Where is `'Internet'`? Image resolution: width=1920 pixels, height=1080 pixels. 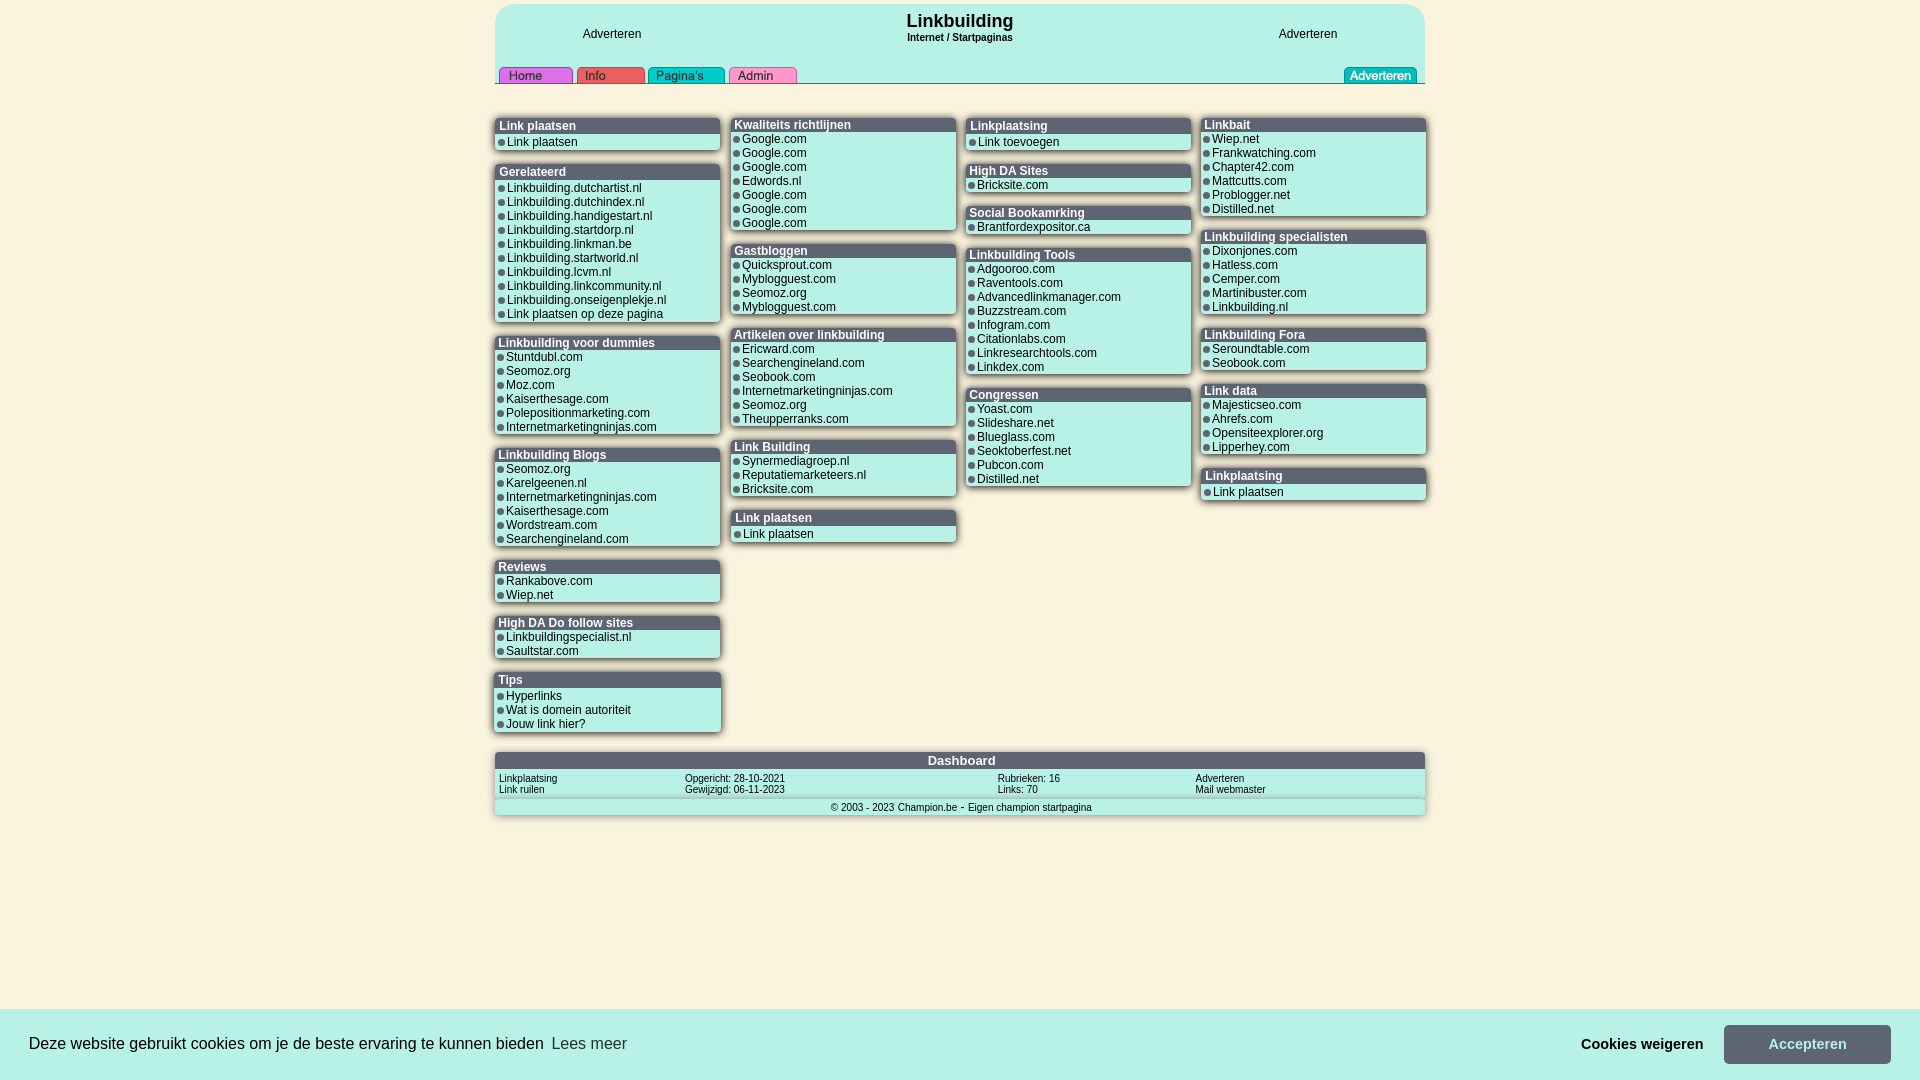
'Internet' is located at coordinates (906, 34).